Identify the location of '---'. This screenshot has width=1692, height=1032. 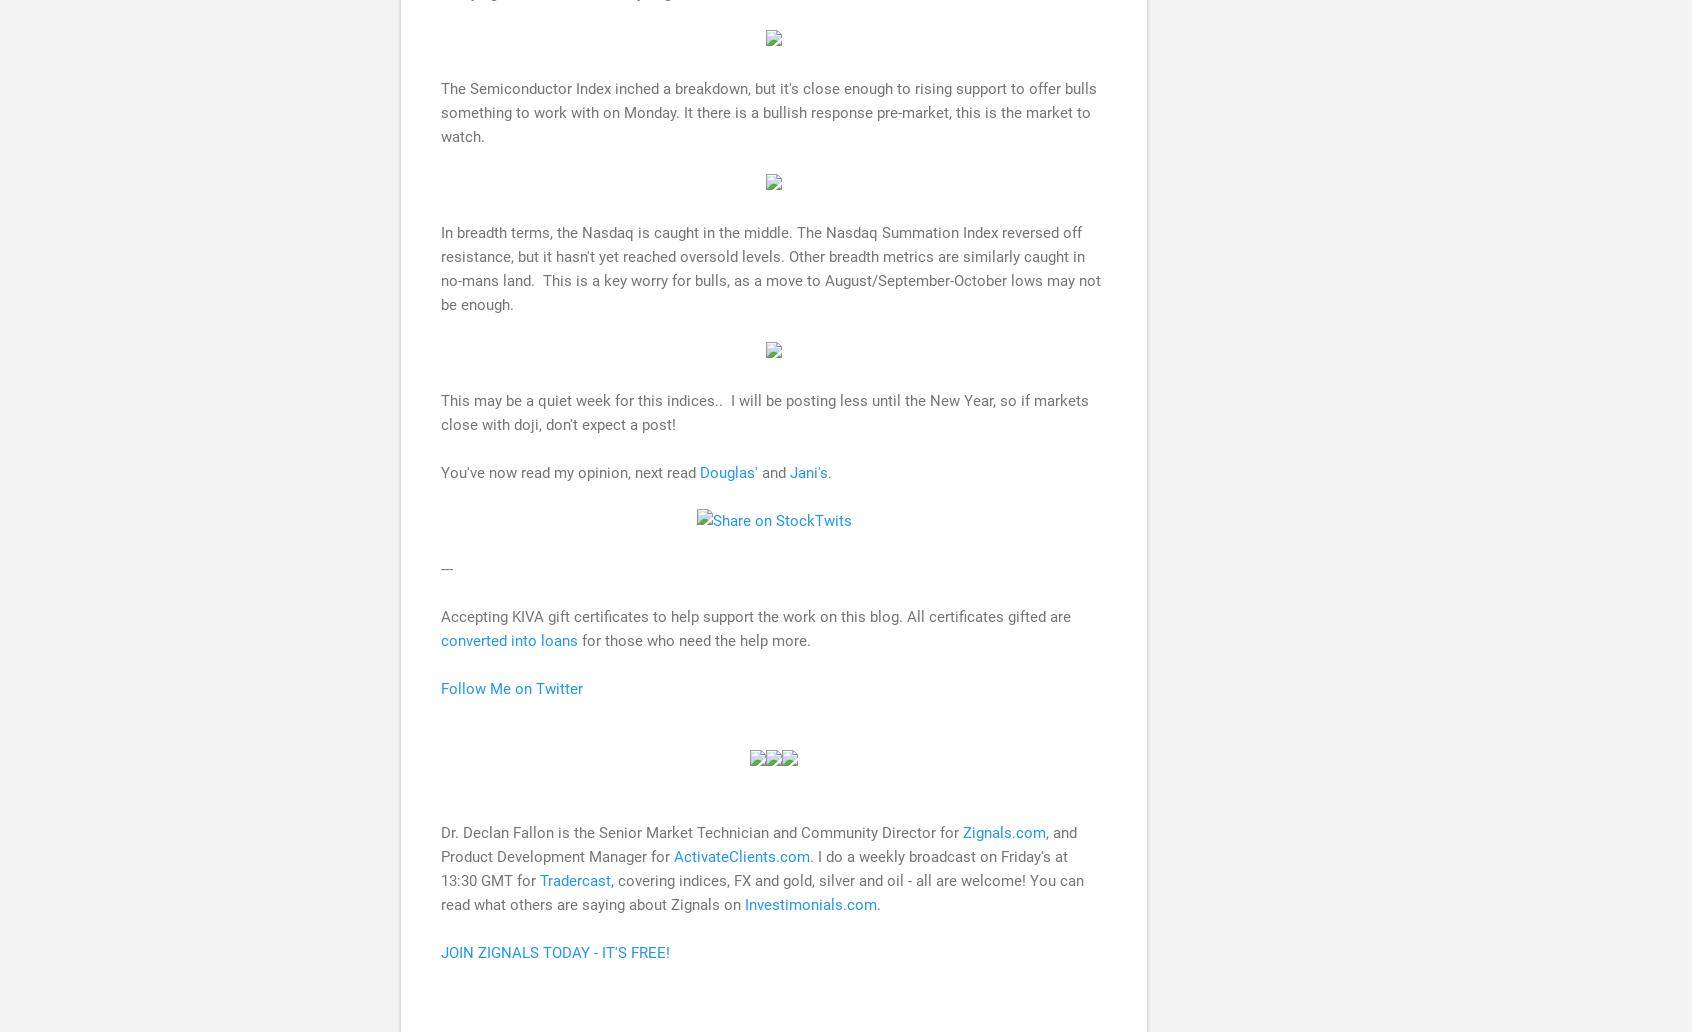
(439, 568).